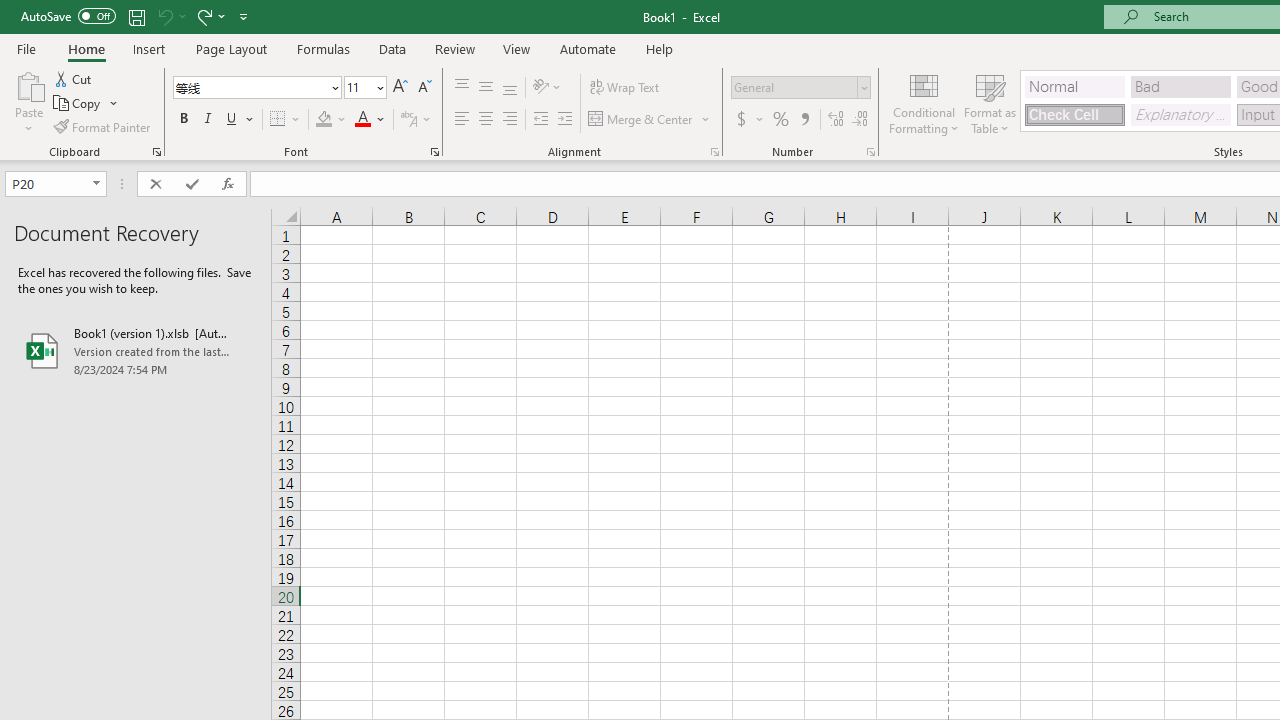  Describe the element at coordinates (135, 16) in the screenshot. I see `'Quick Access Toolbar'` at that location.